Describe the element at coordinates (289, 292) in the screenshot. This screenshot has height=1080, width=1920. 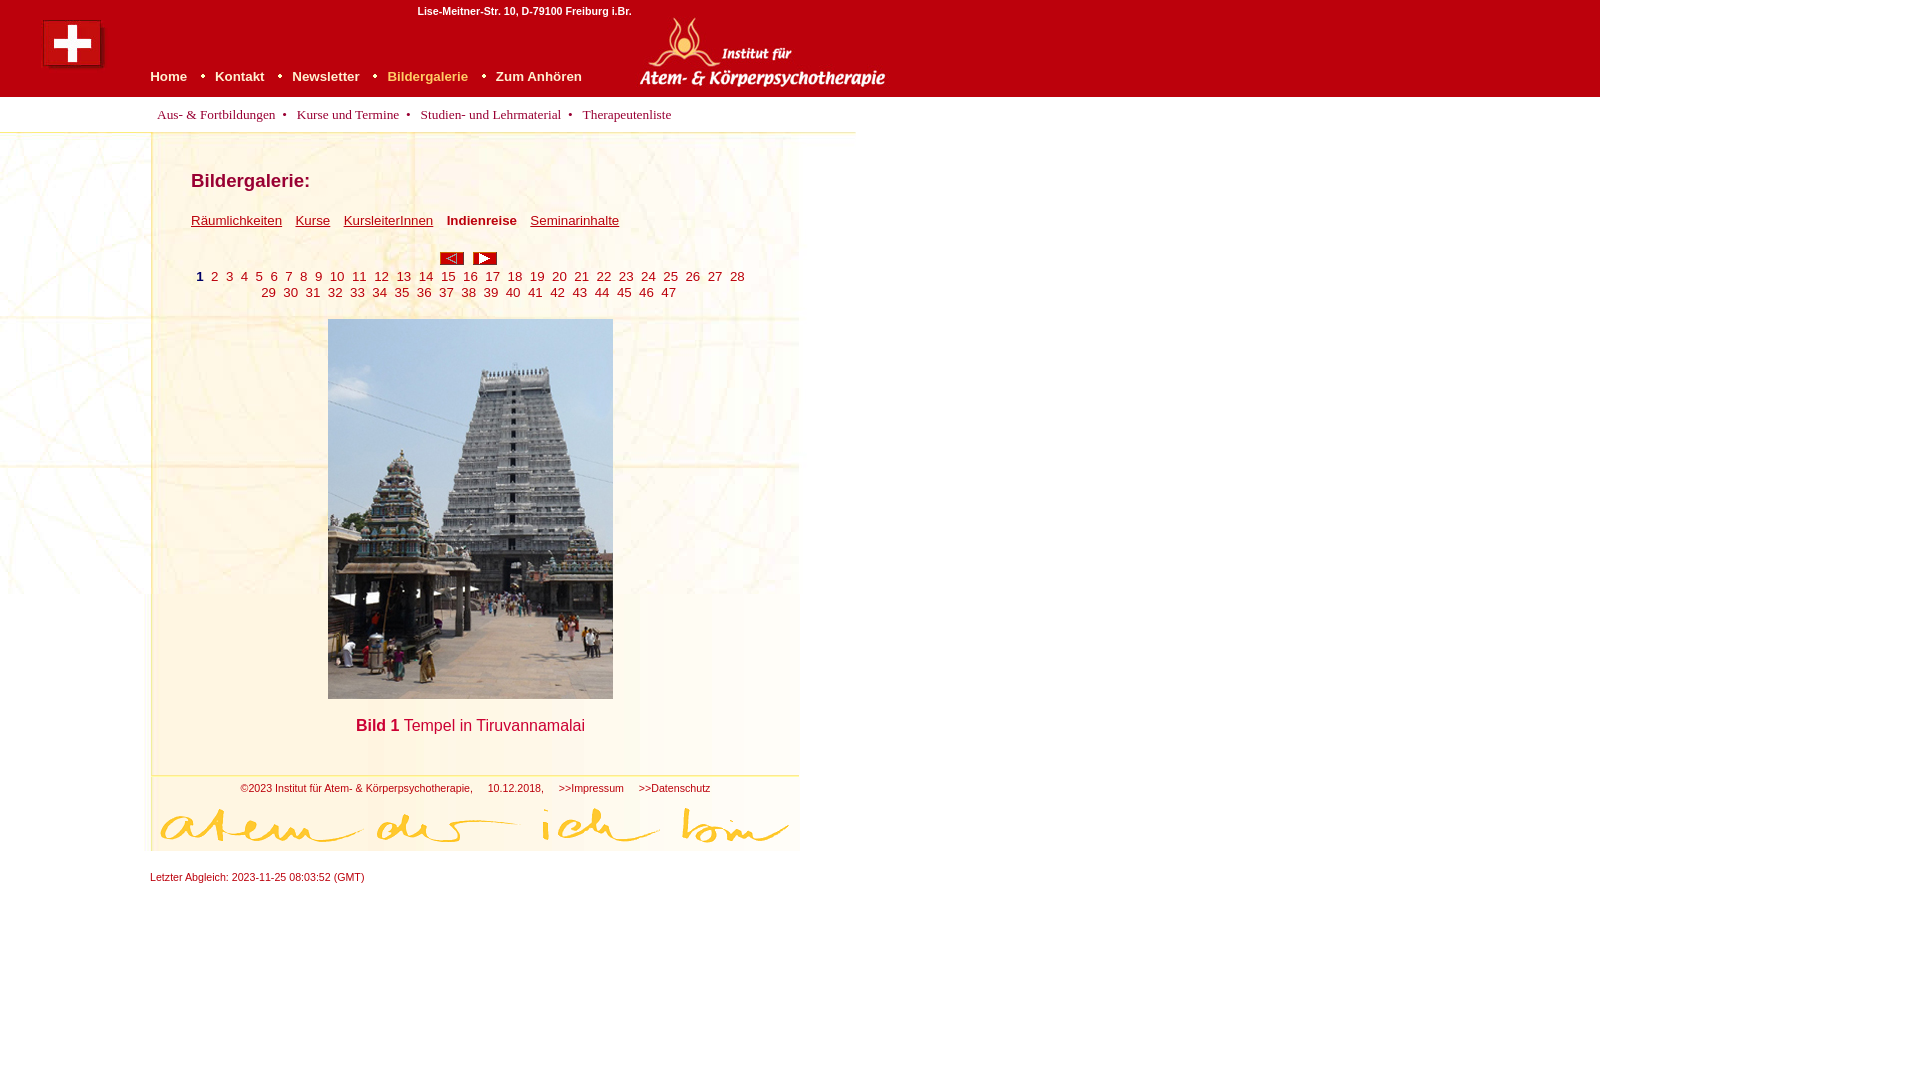
I see `'30'` at that location.